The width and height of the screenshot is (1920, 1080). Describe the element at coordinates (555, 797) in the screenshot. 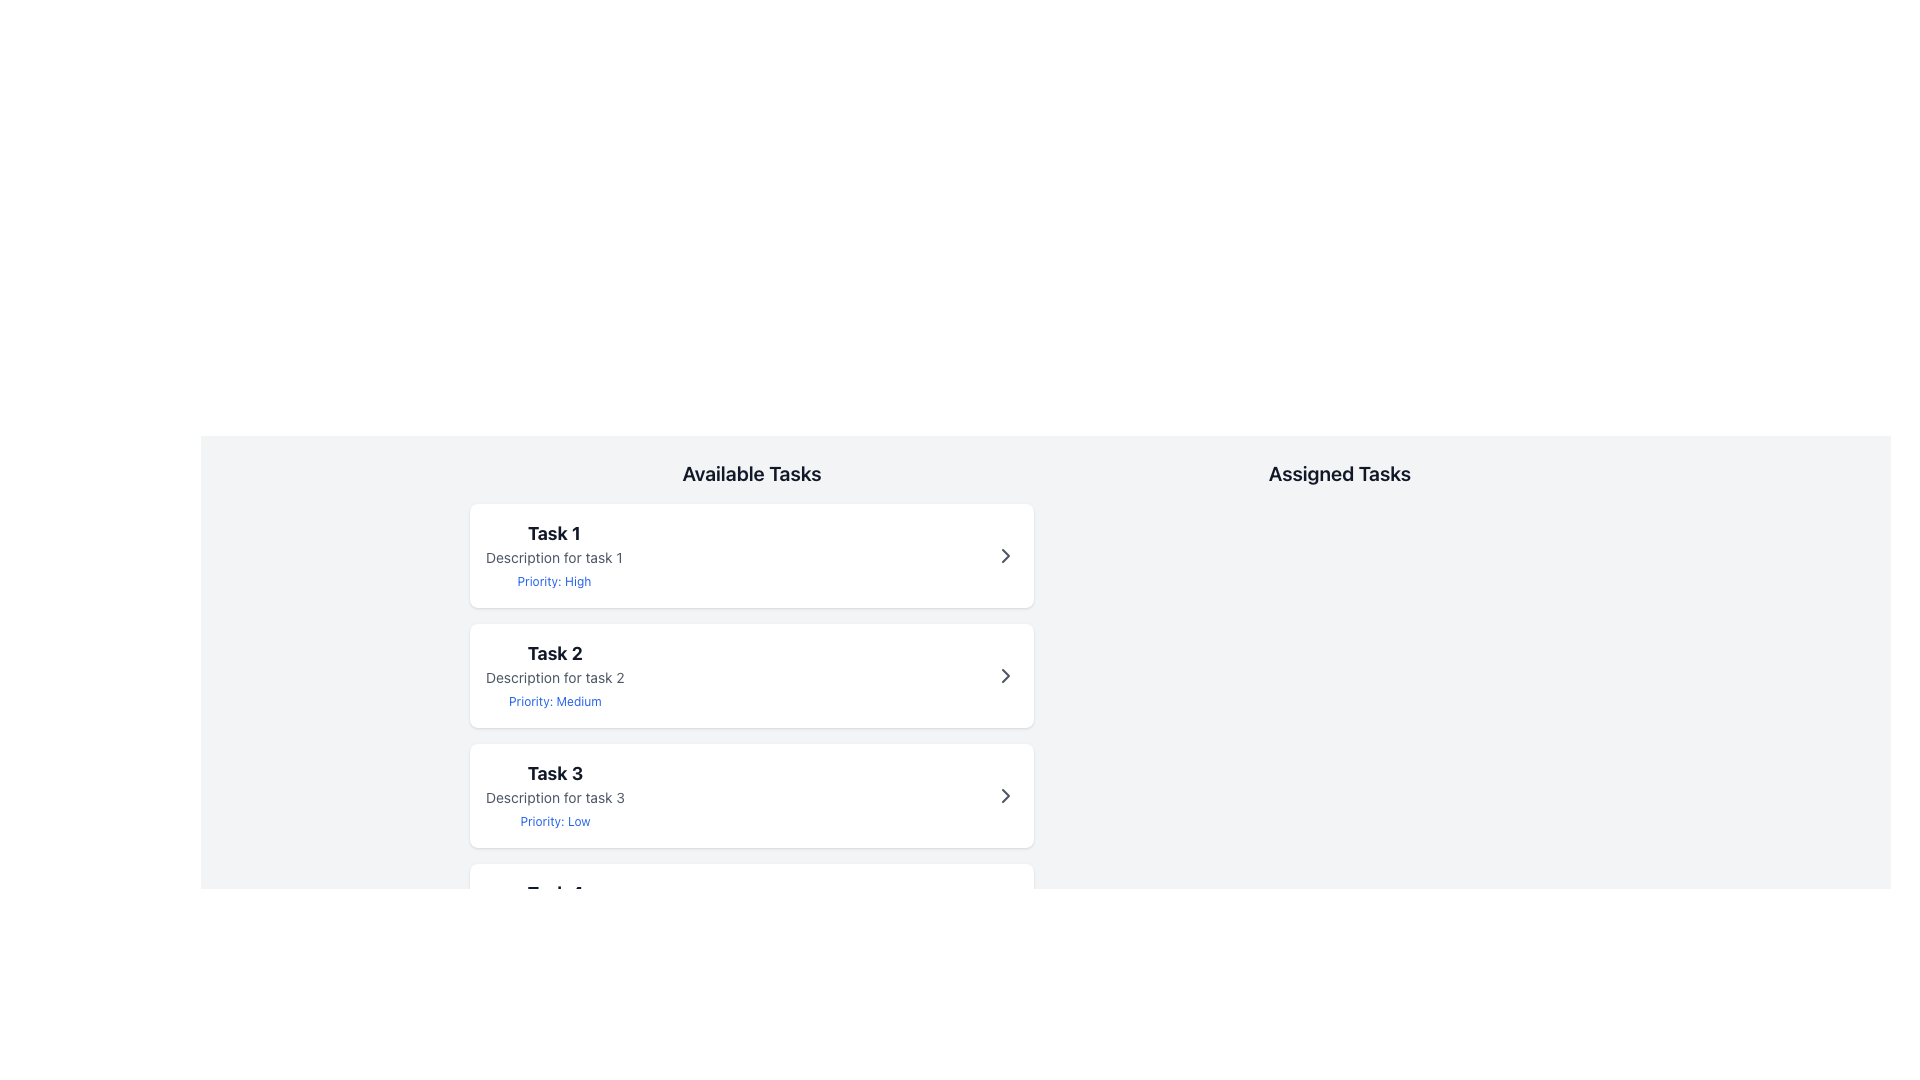

I see `the text label stating 'Description for task 3', which is located in the 'Available Tasks' section, below the heading 'Task 3' and above the text 'Priority: Low'` at that location.